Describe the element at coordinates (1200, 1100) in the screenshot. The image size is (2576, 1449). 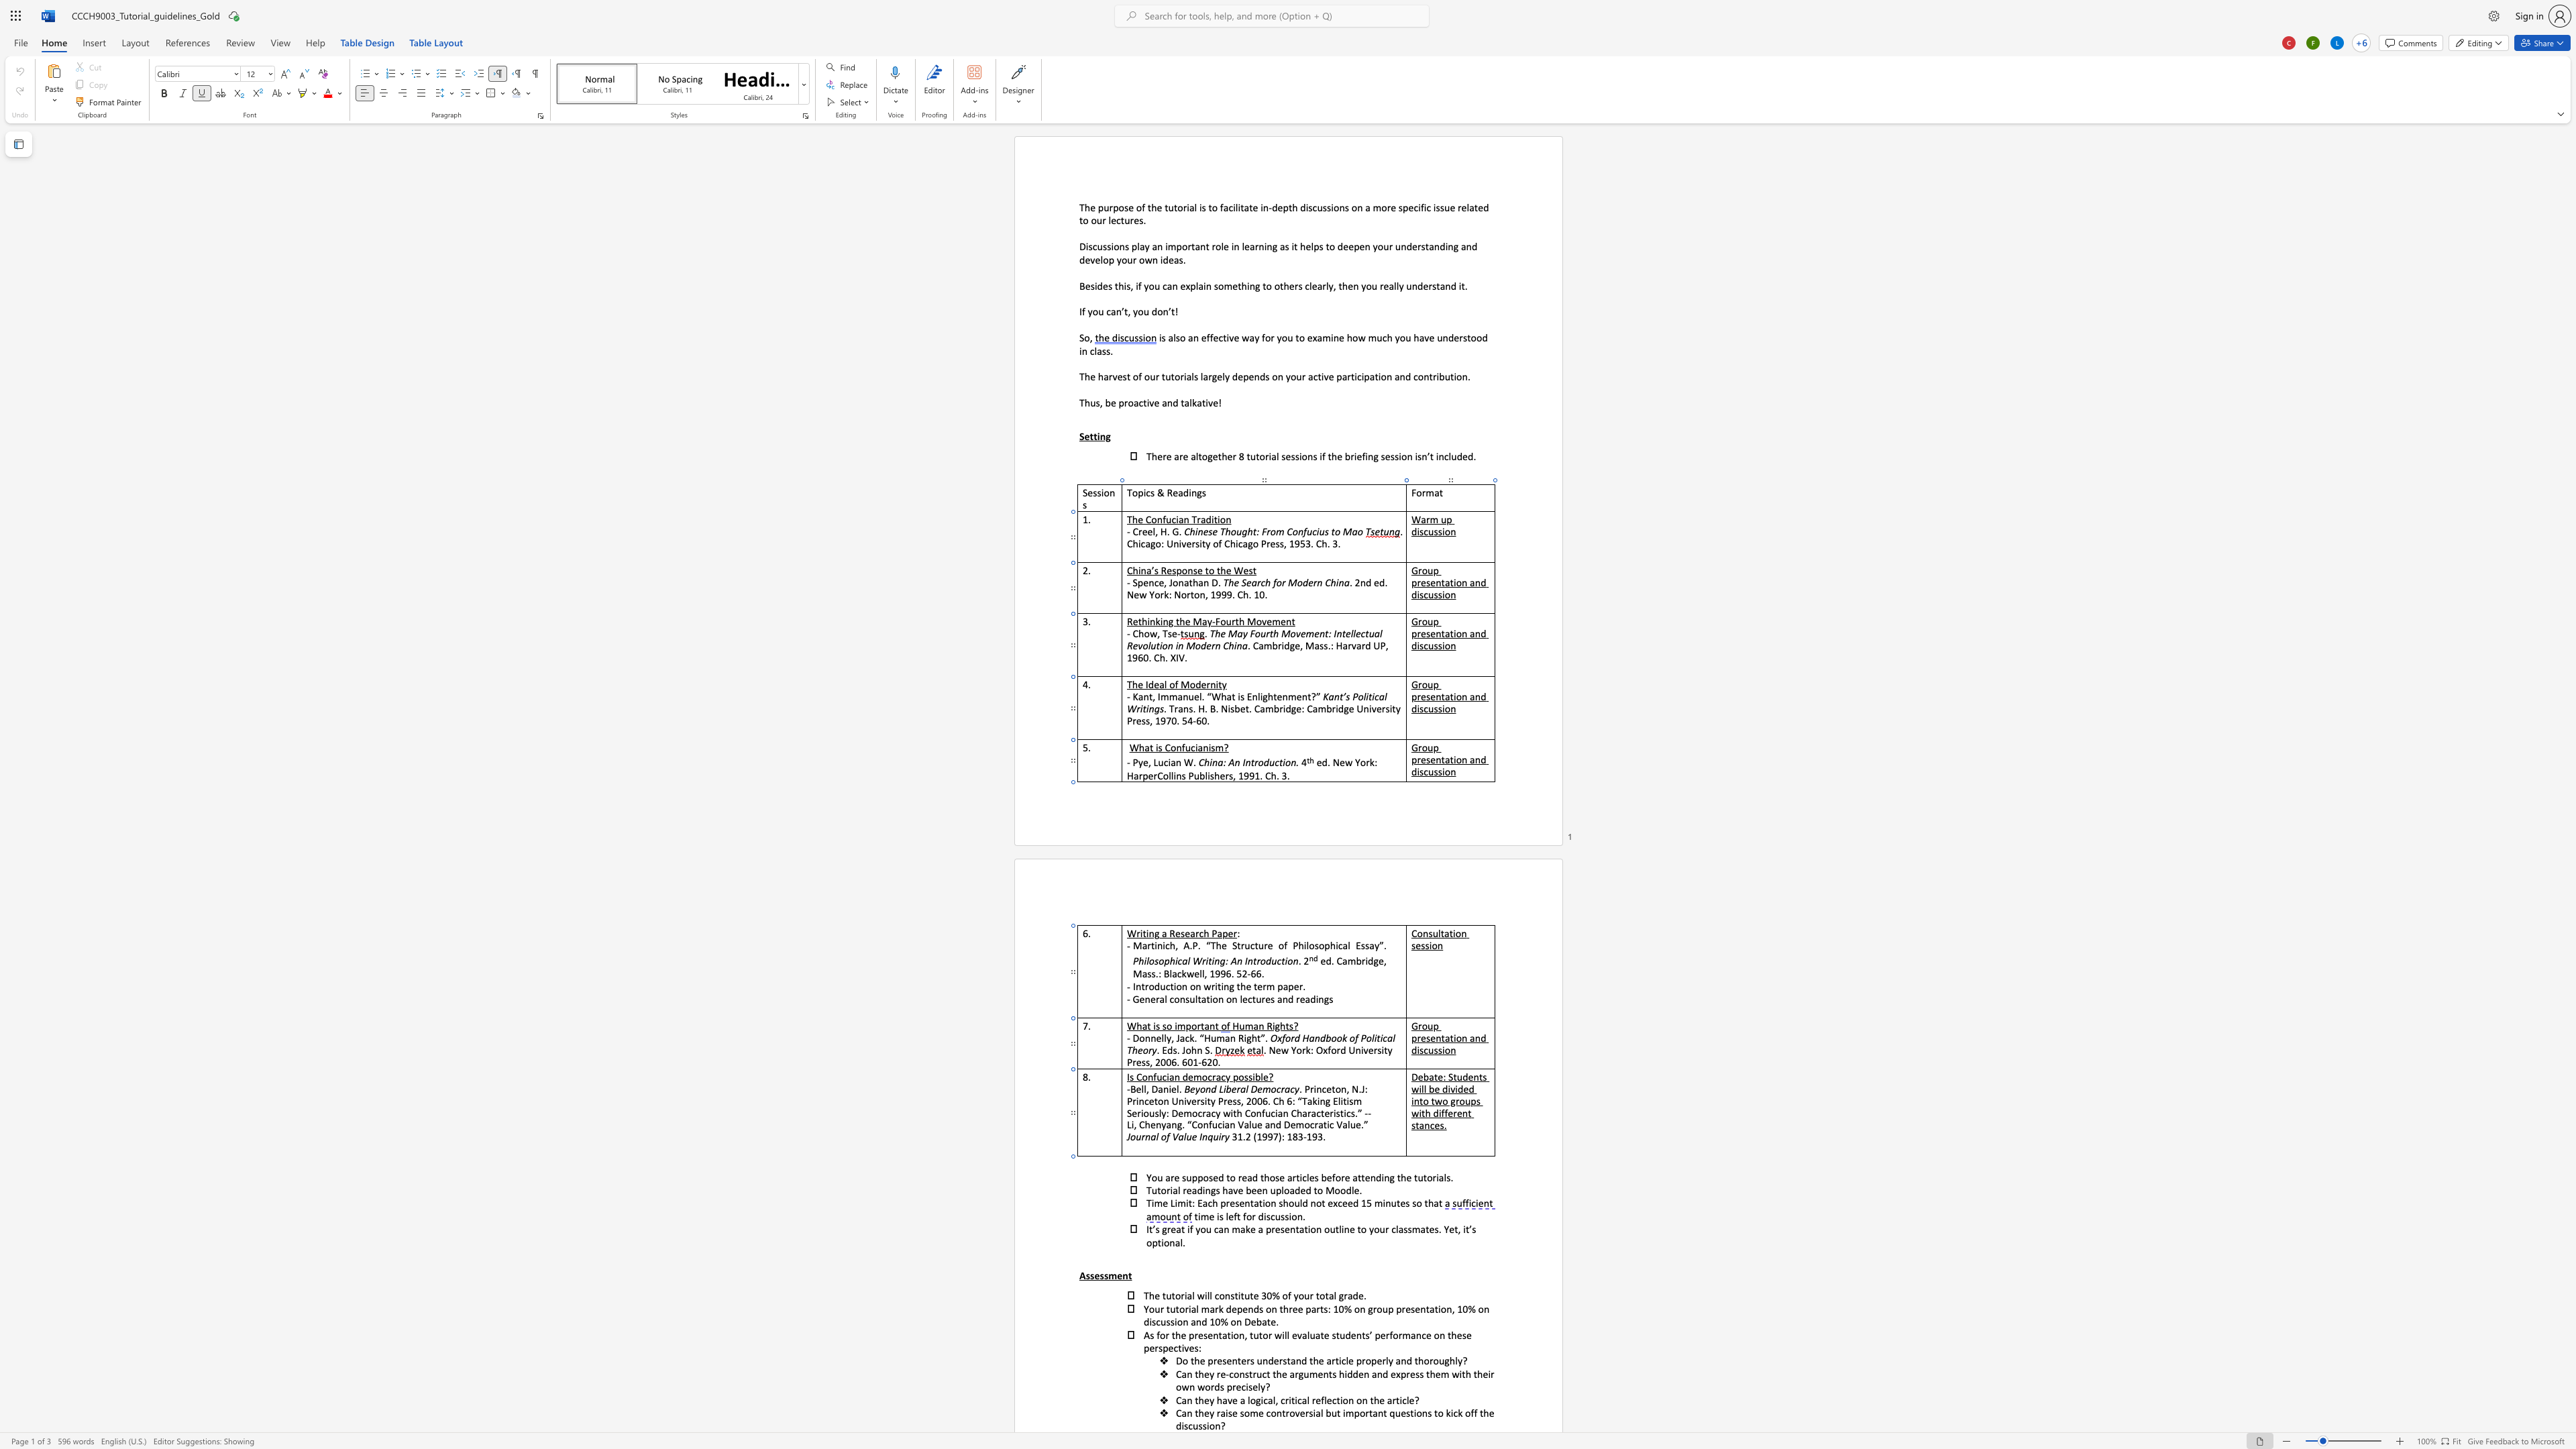
I see `the space between the continuous character "r" and "s" in the text` at that location.